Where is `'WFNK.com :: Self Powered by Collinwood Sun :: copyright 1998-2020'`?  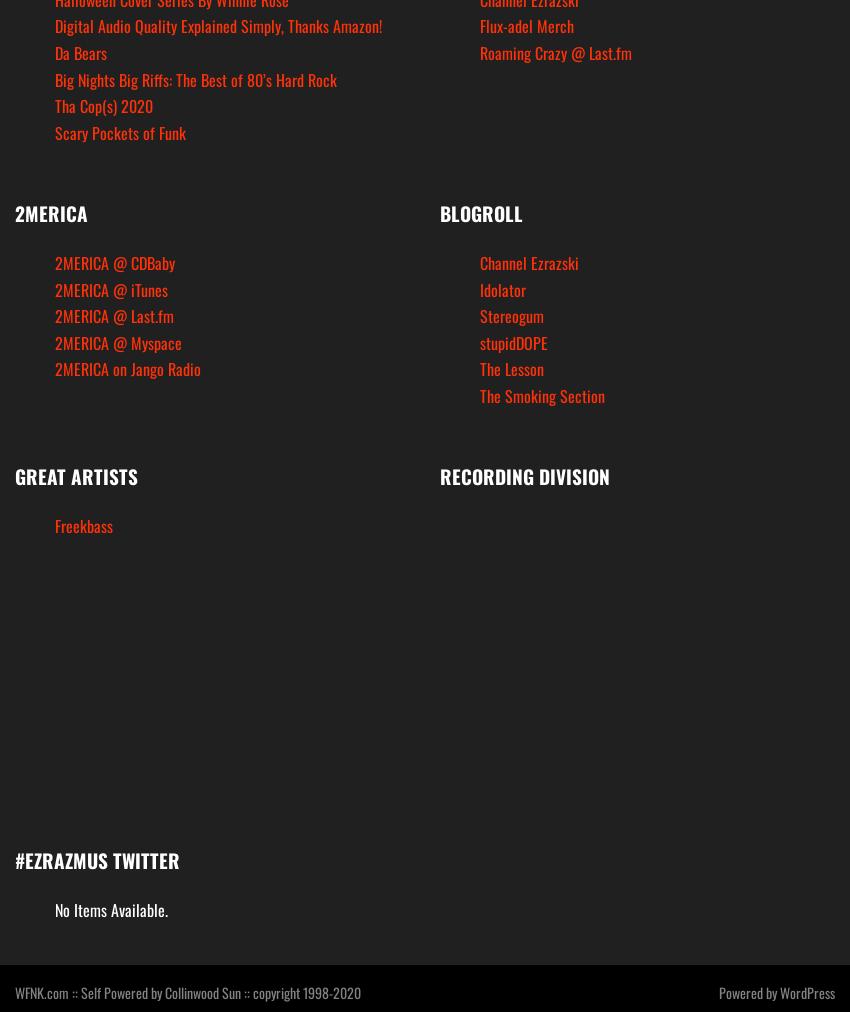 'WFNK.com :: Self Powered by Collinwood Sun :: copyright 1998-2020' is located at coordinates (187, 991).